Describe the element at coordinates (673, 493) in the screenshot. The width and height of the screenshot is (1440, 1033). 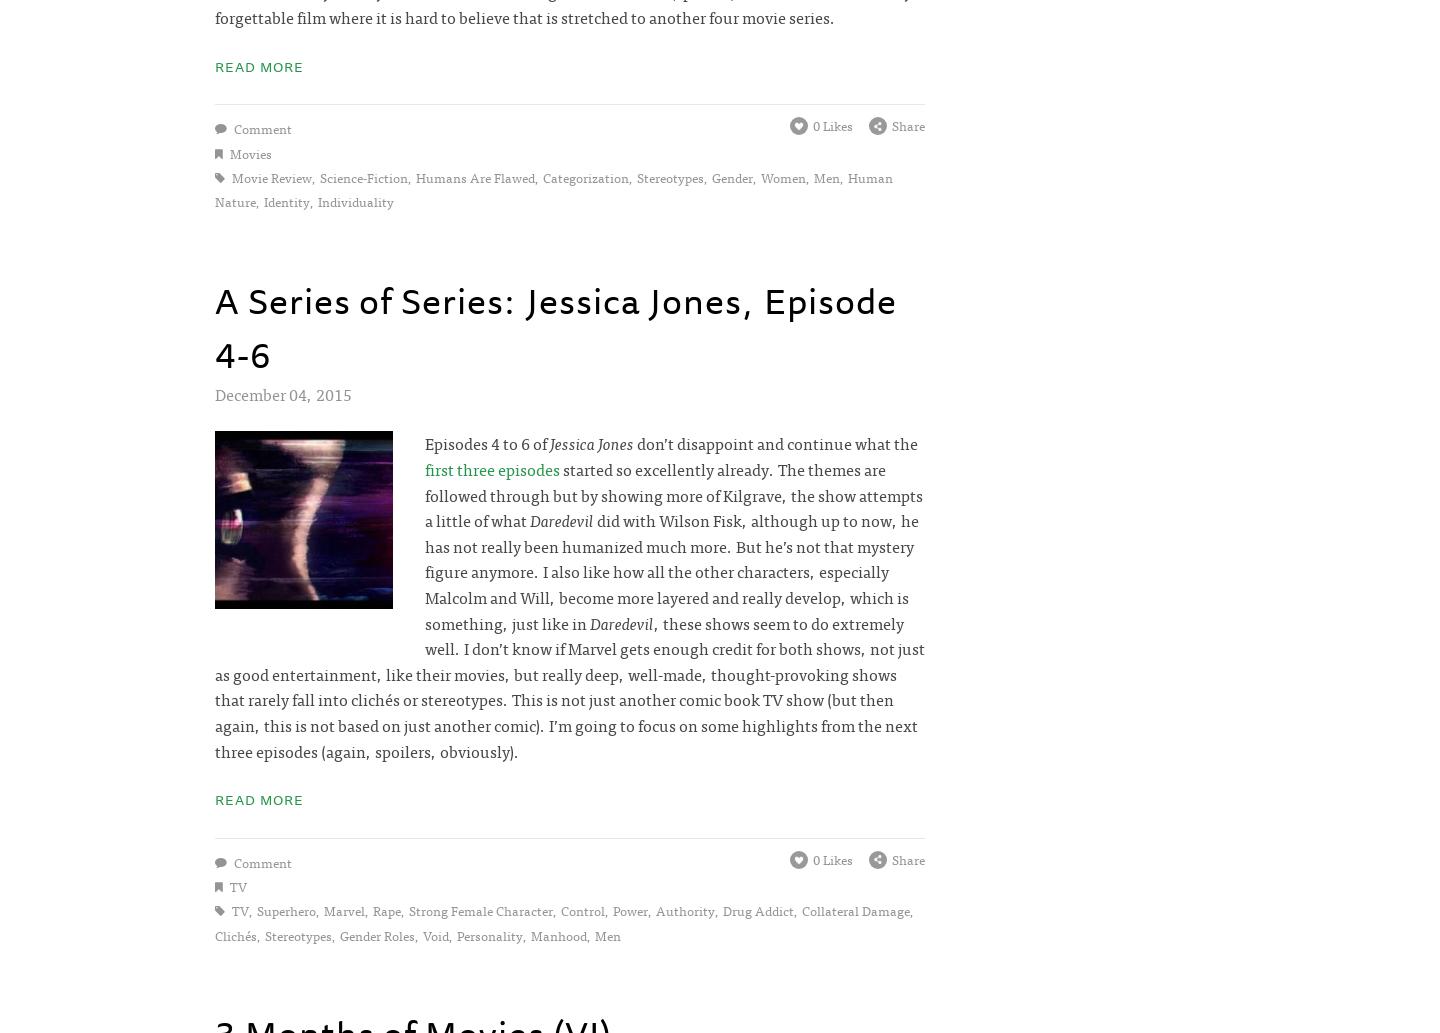
I see `'started so excellently already. The themes are followed through but by showing more of Kilgrave, the show attempts a little of what'` at that location.